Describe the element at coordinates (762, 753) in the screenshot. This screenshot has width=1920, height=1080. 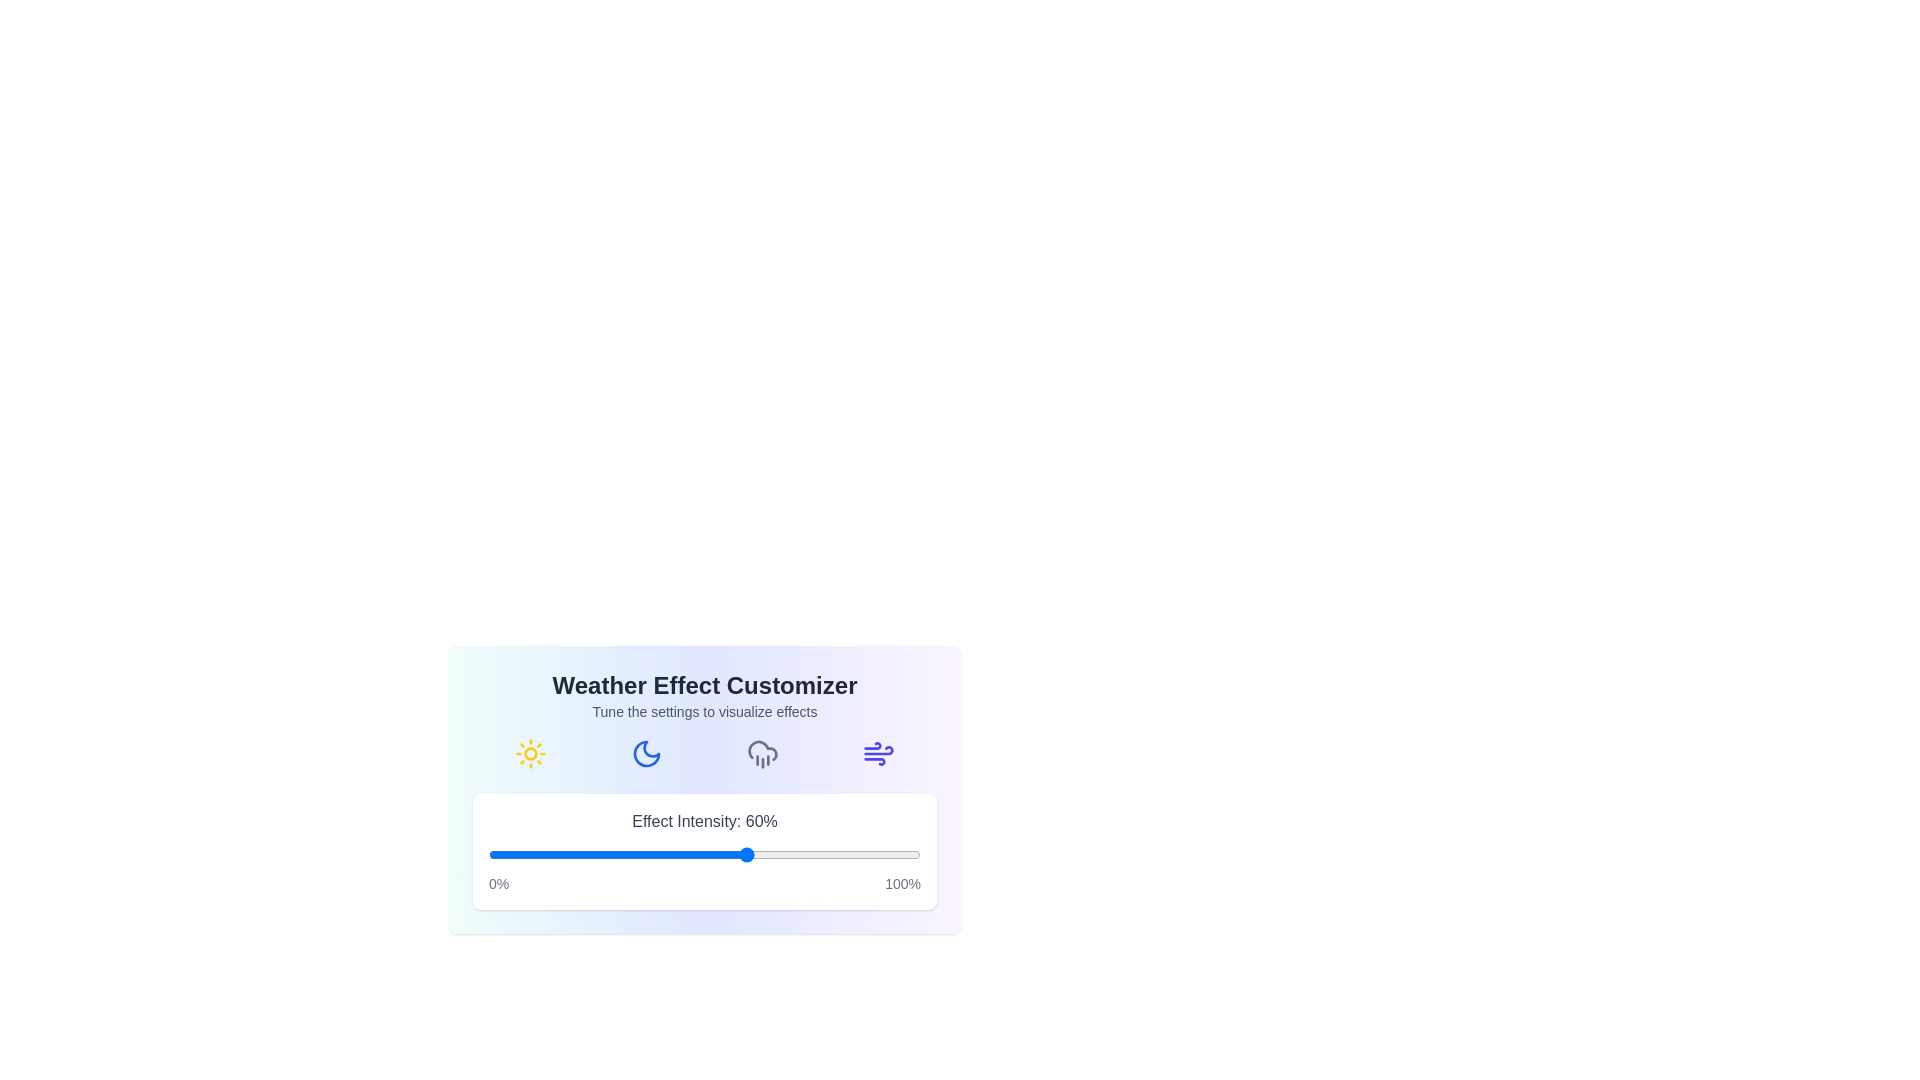
I see `the rainy weather icon button located between the crescent moon icon and the wind icon in the Weather Effect Customizer` at that location.